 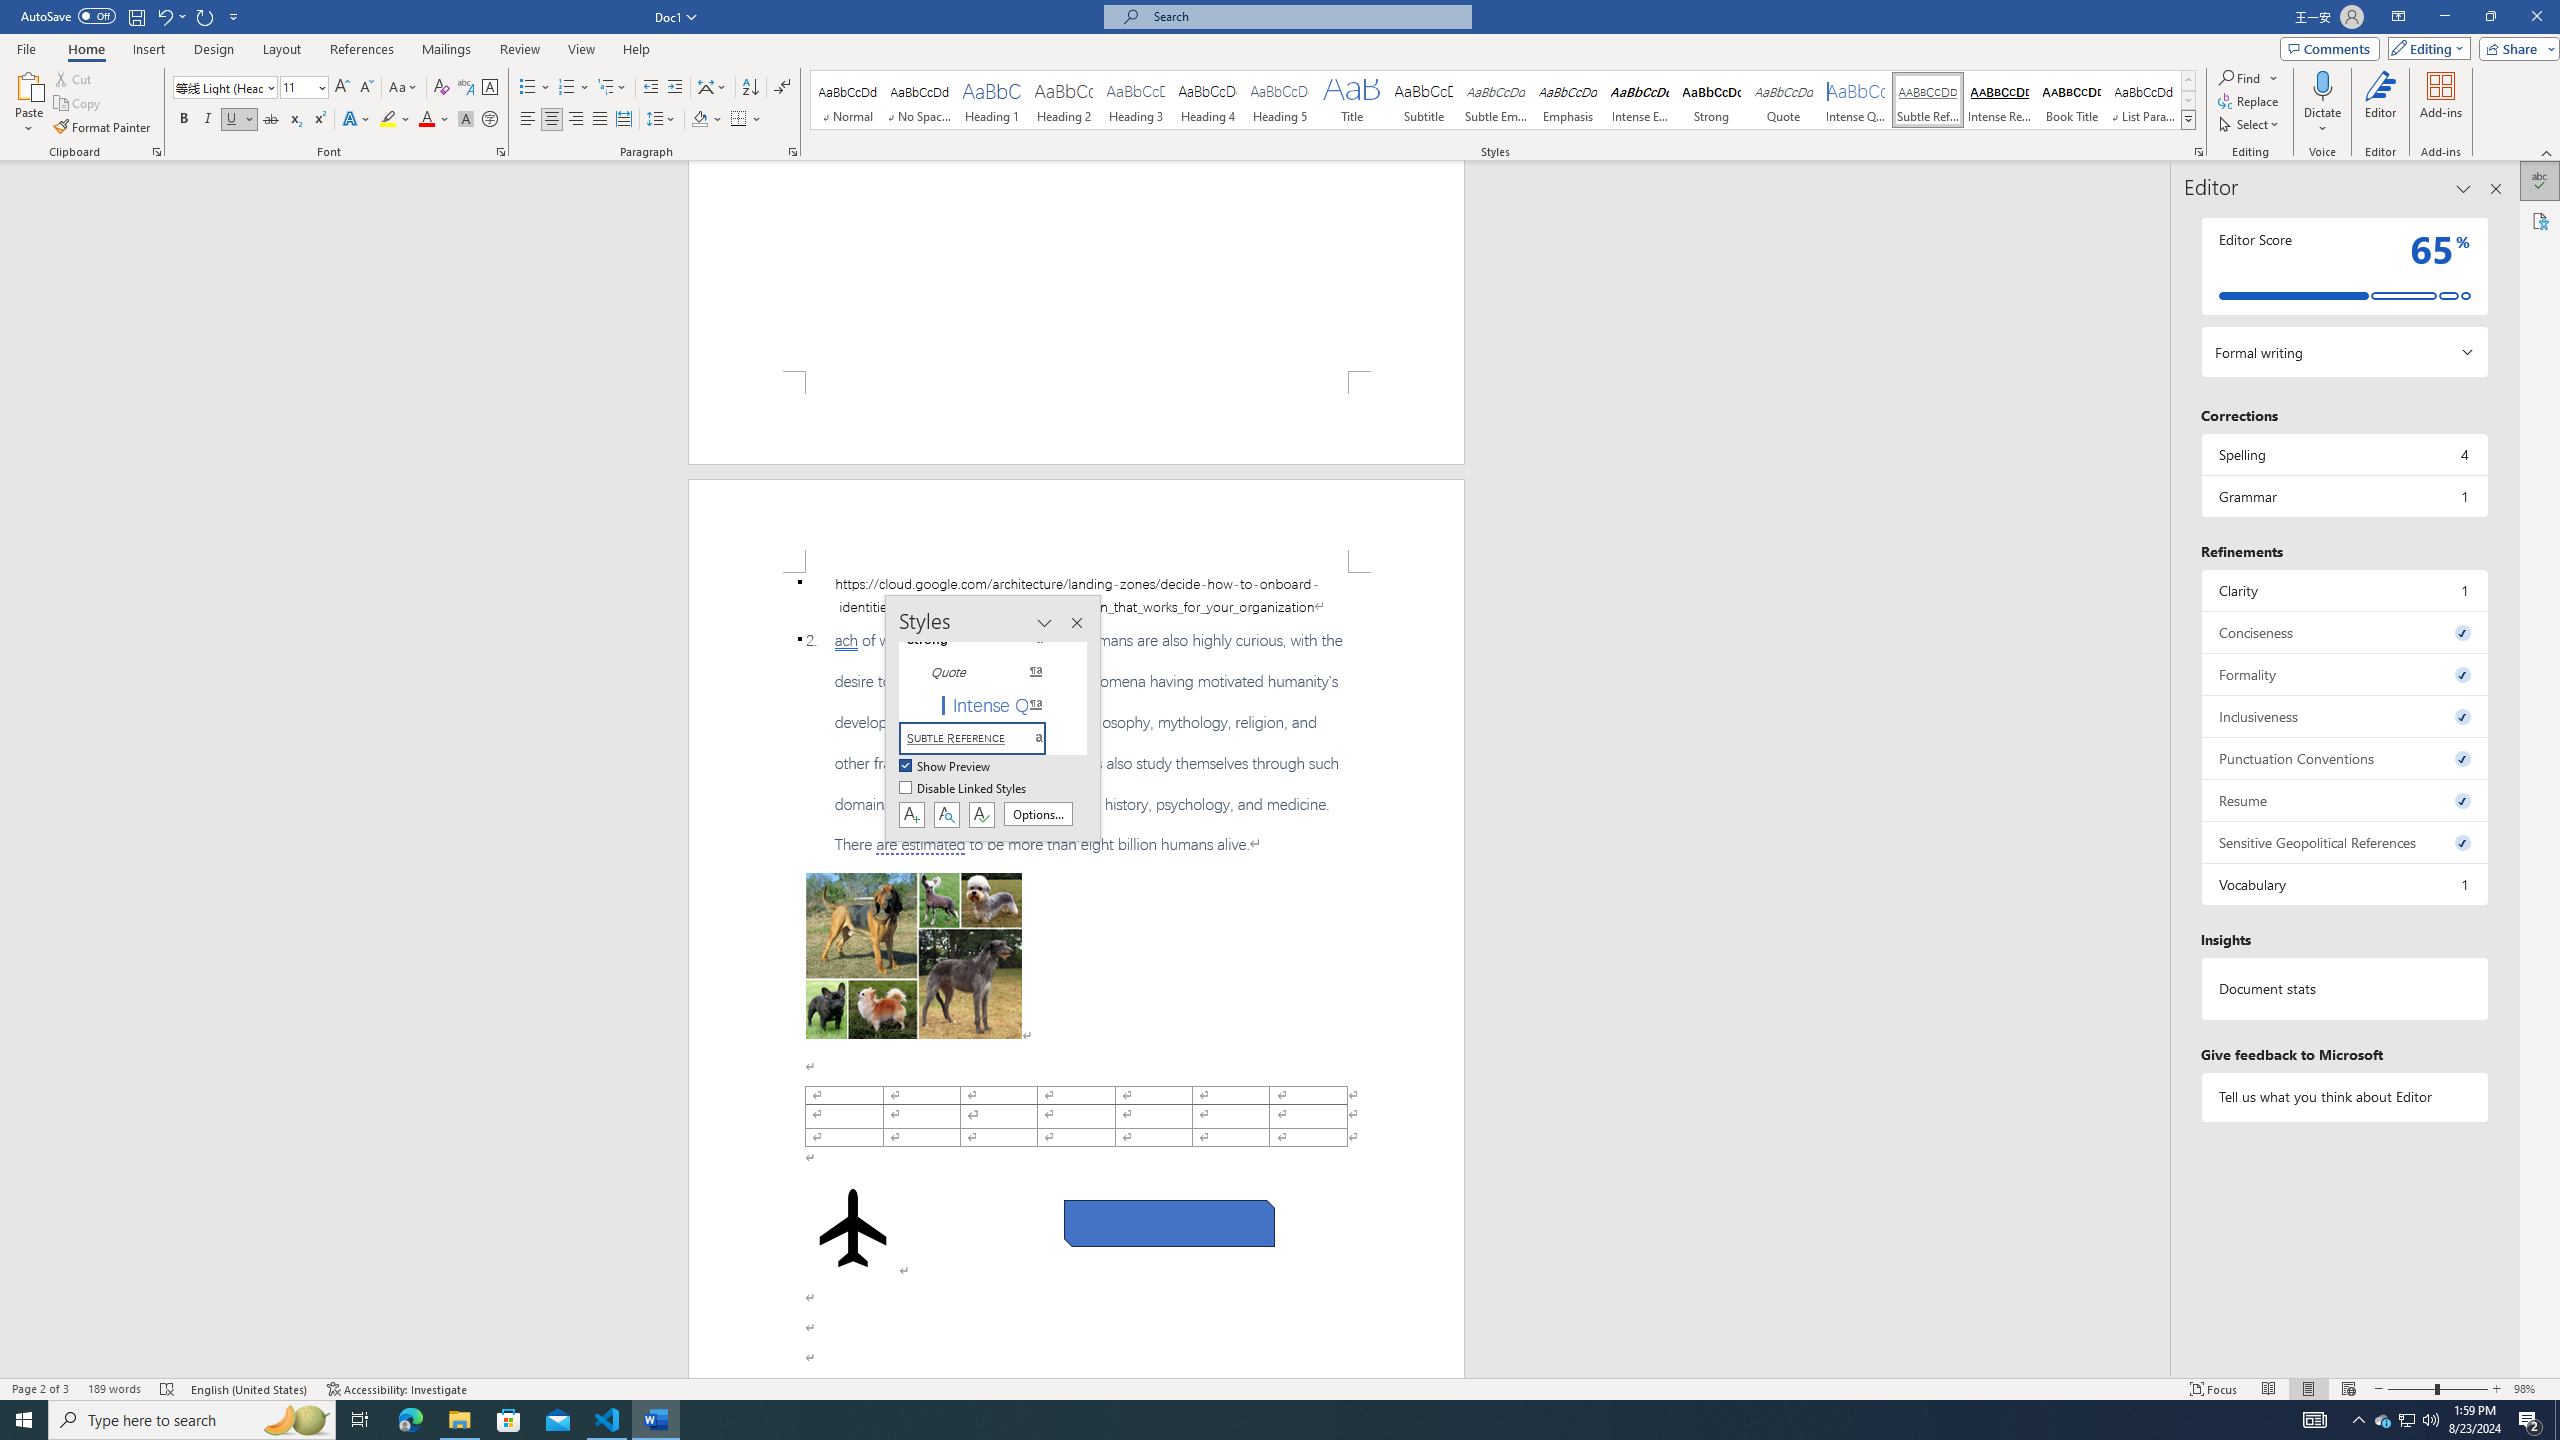 What do you see at coordinates (40, 1389) in the screenshot?
I see `'Page Number Page 2 of 3'` at bounding box center [40, 1389].